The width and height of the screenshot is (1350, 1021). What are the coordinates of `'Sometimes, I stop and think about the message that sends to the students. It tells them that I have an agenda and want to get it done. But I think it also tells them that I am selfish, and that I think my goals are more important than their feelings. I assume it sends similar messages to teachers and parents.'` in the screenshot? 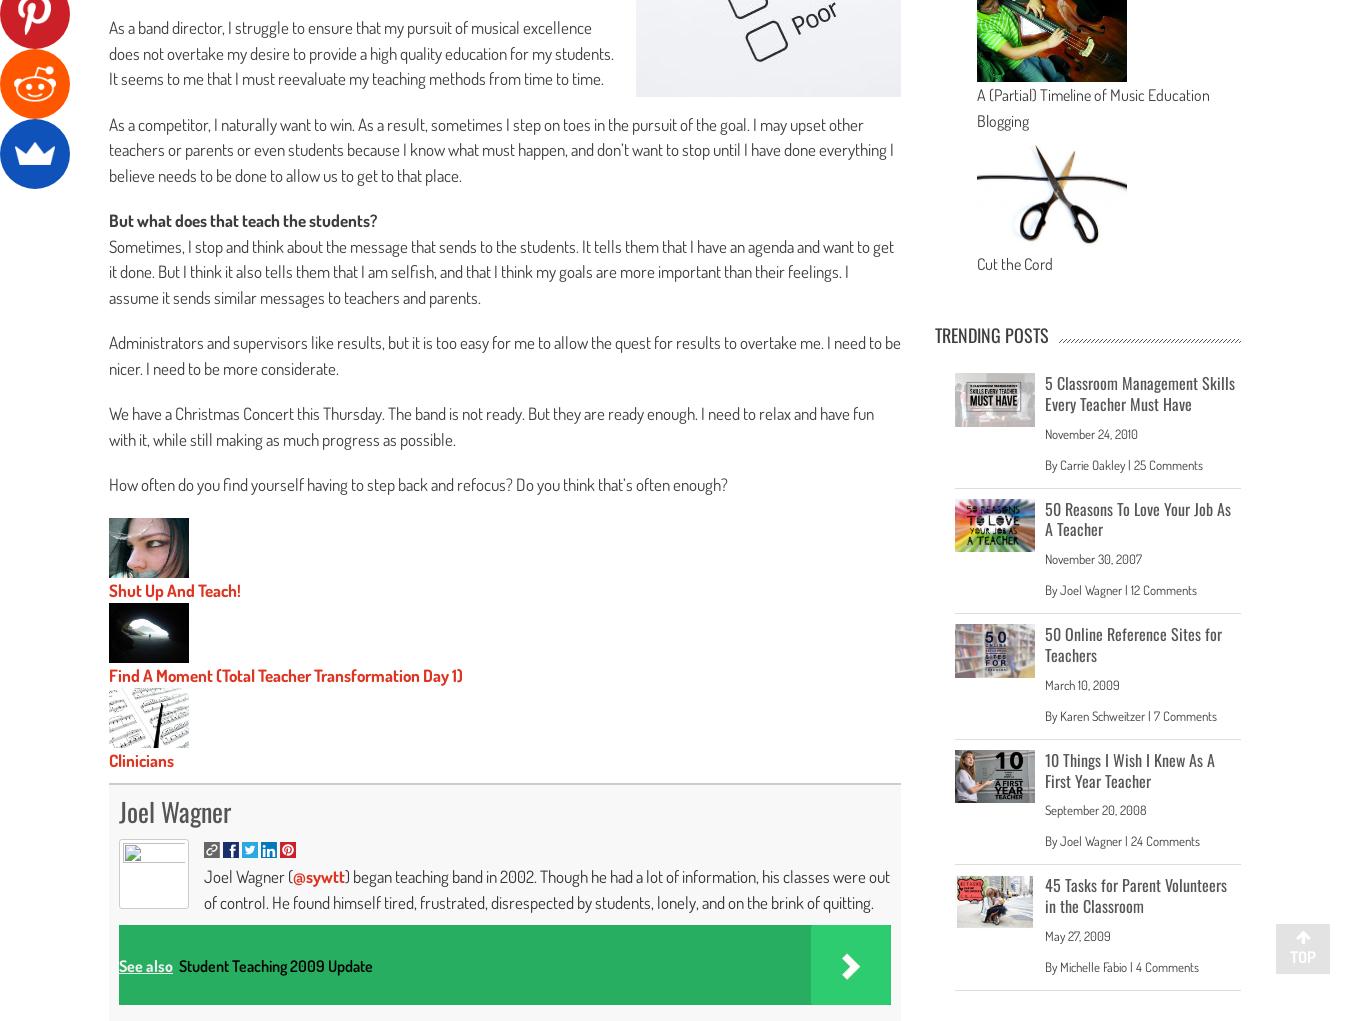 It's located at (107, 269).